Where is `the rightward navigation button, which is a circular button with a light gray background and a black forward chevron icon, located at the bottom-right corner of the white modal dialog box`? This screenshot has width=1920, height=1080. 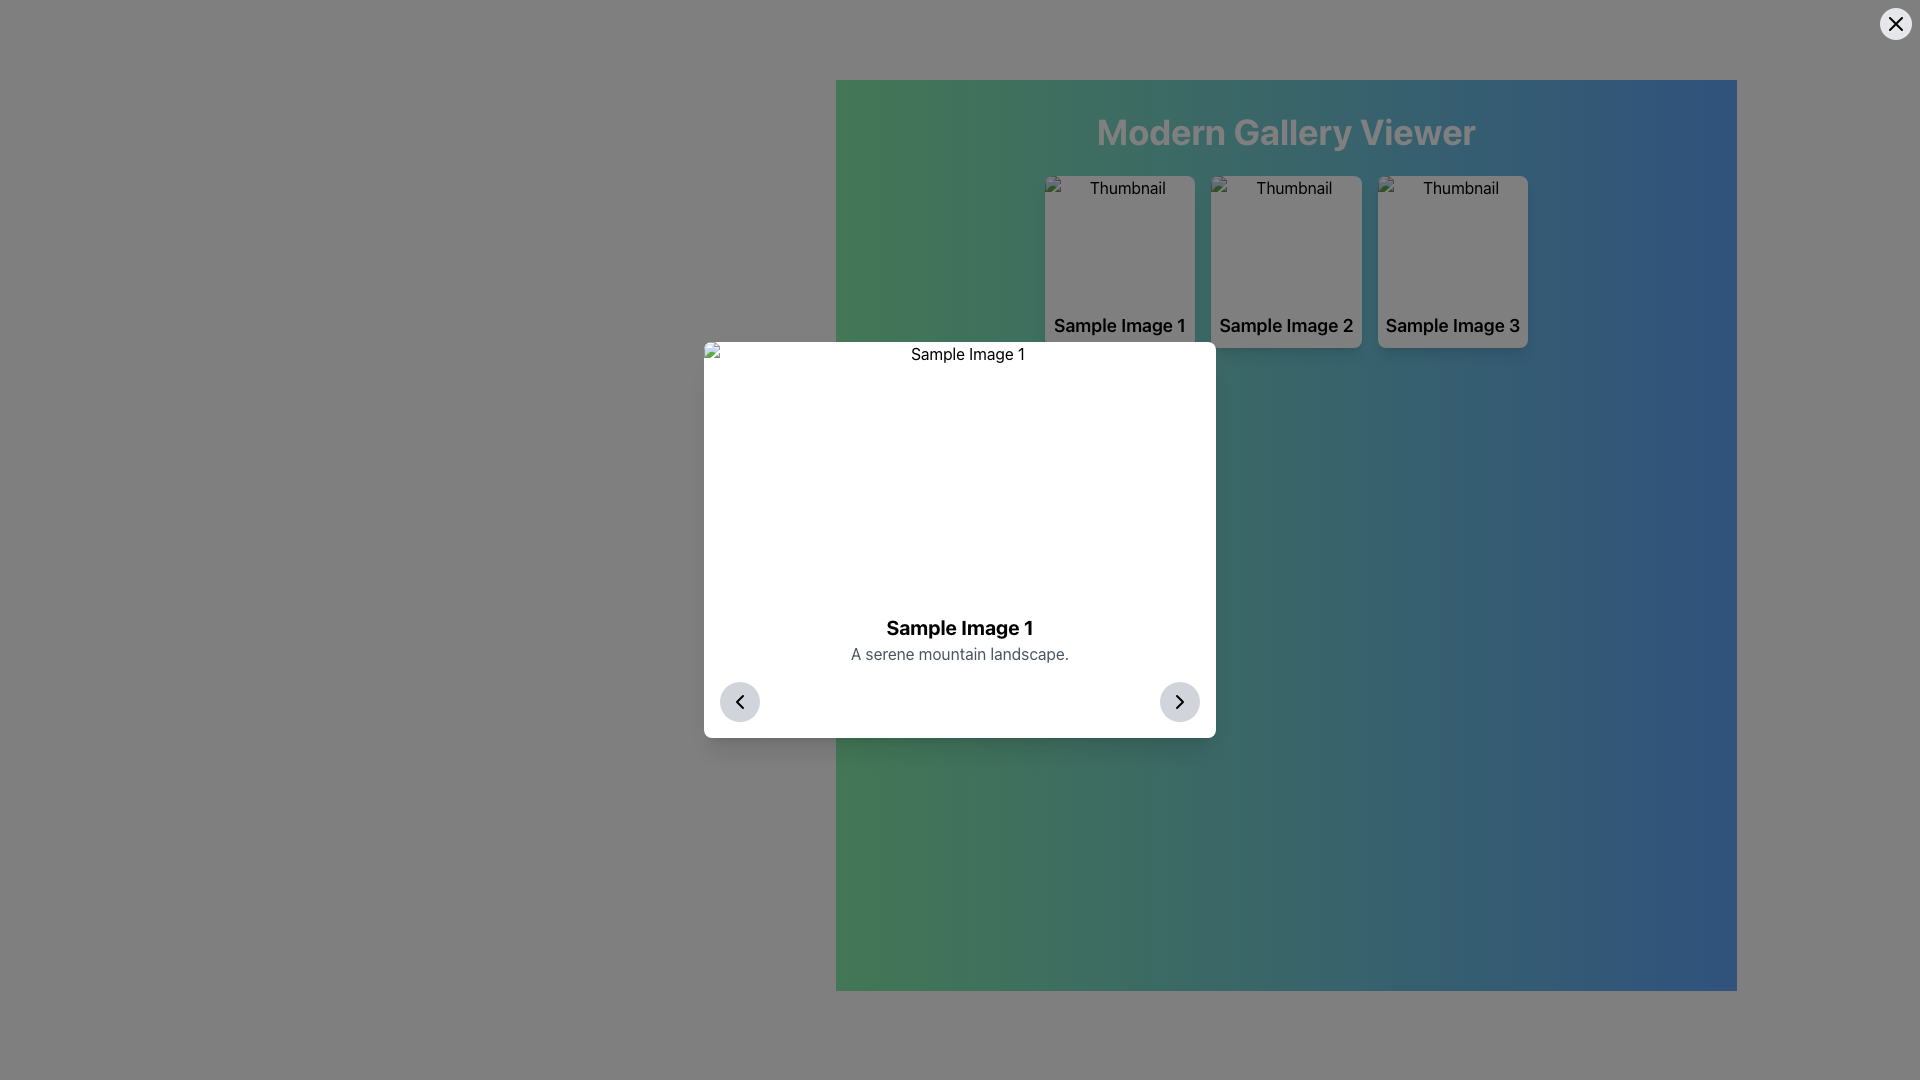 the rightward navigation button, which is a circular button with a light gray background and a black forward chevron icon, located at the bottom-right corner of the white modal dialog box is located at coordinates (1180, 701).